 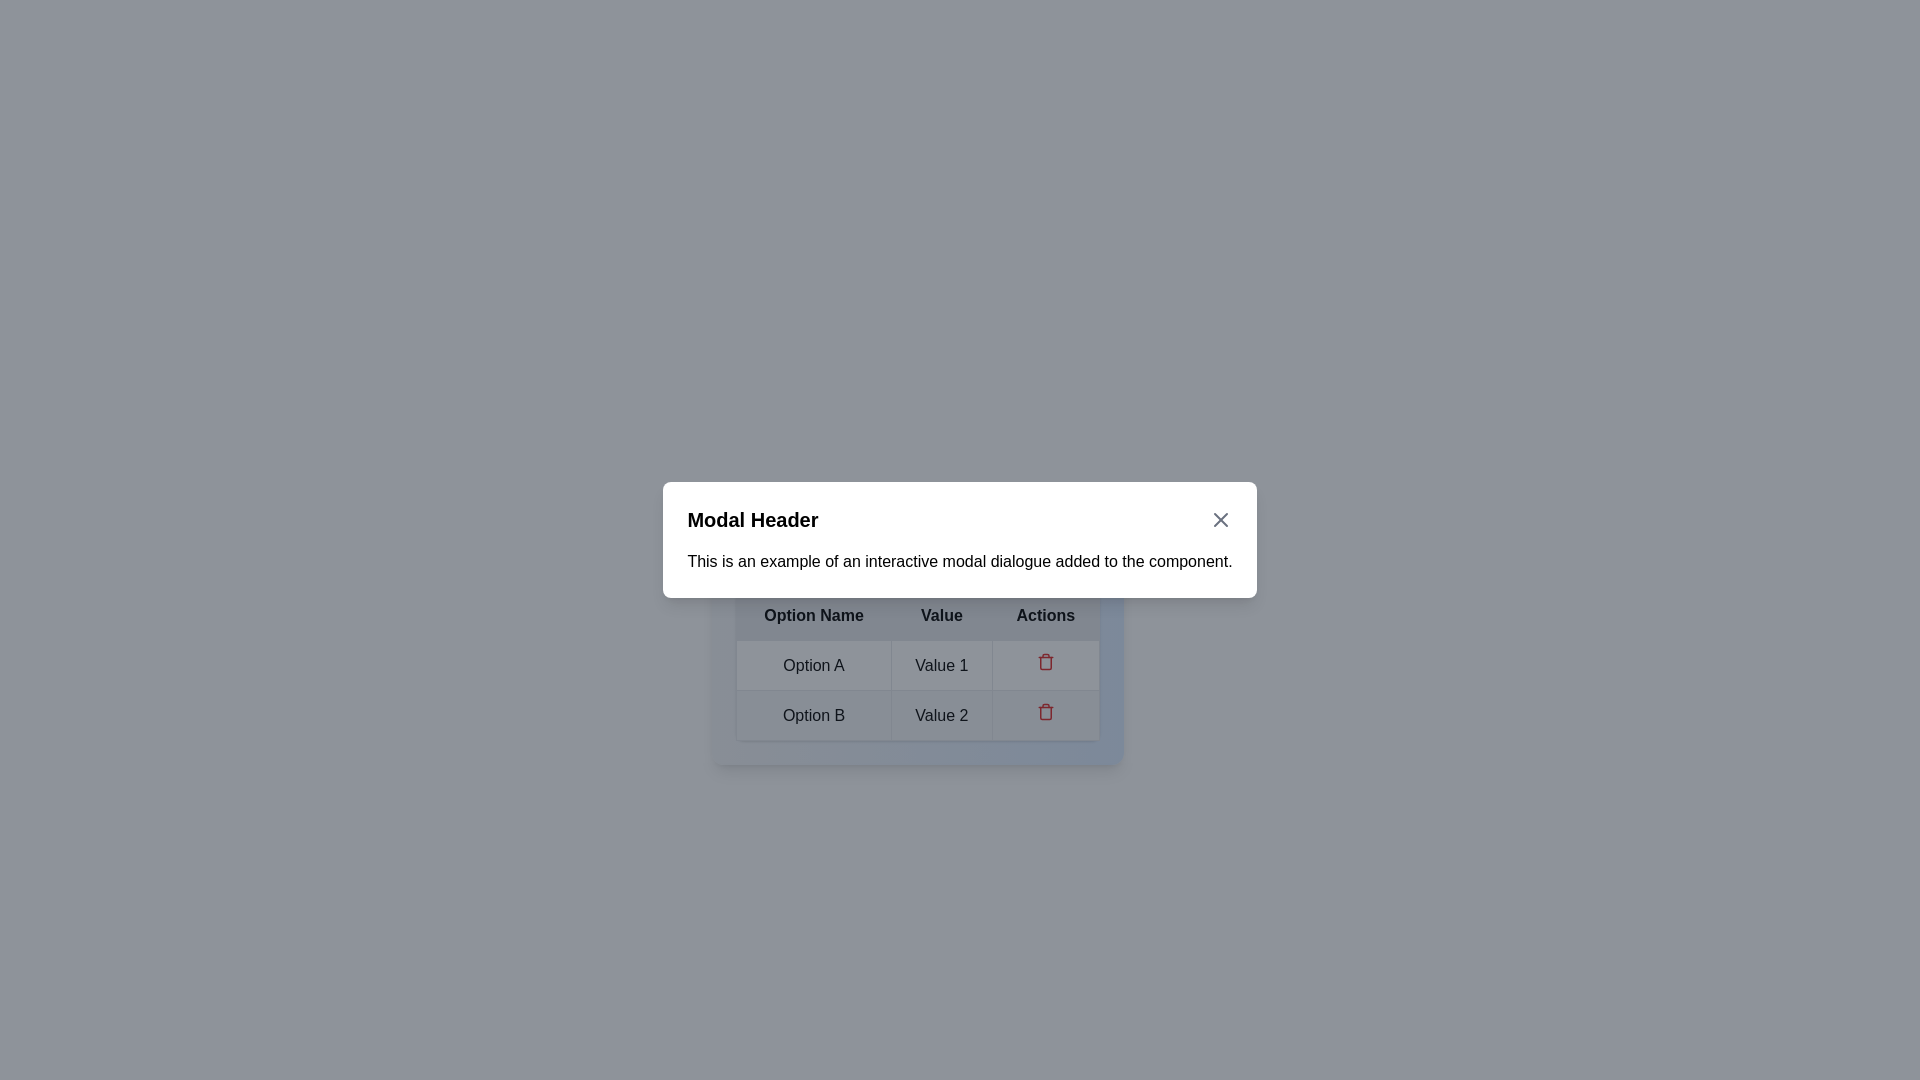 What do you see at coordinates (916, 689) in the screenshot?
I see `the 'Value 1' cell in the first row of the table within the modal dialog to interact with it` at bounding box center [916, 689].